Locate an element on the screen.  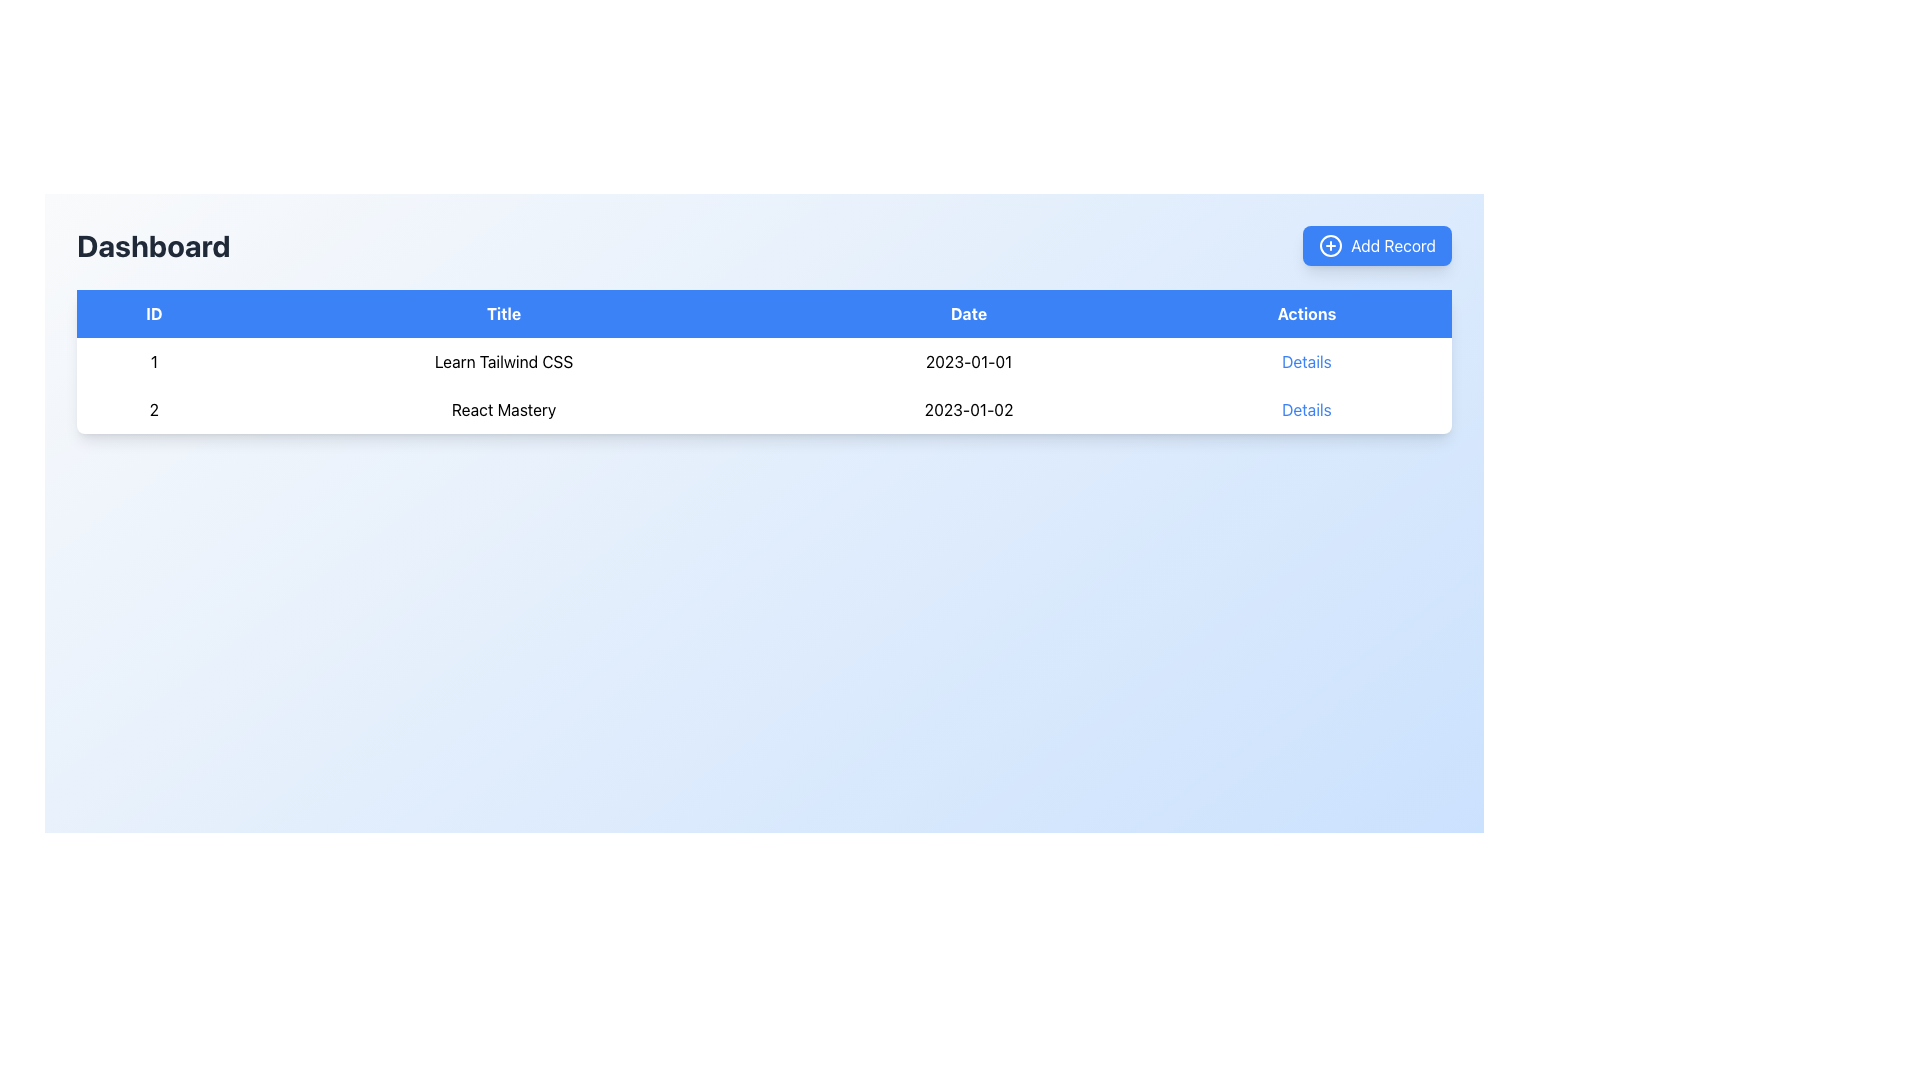
the circular component of the 'Add Record' button located in the upper right corner of the layout is located at coordinates (1331, 245).